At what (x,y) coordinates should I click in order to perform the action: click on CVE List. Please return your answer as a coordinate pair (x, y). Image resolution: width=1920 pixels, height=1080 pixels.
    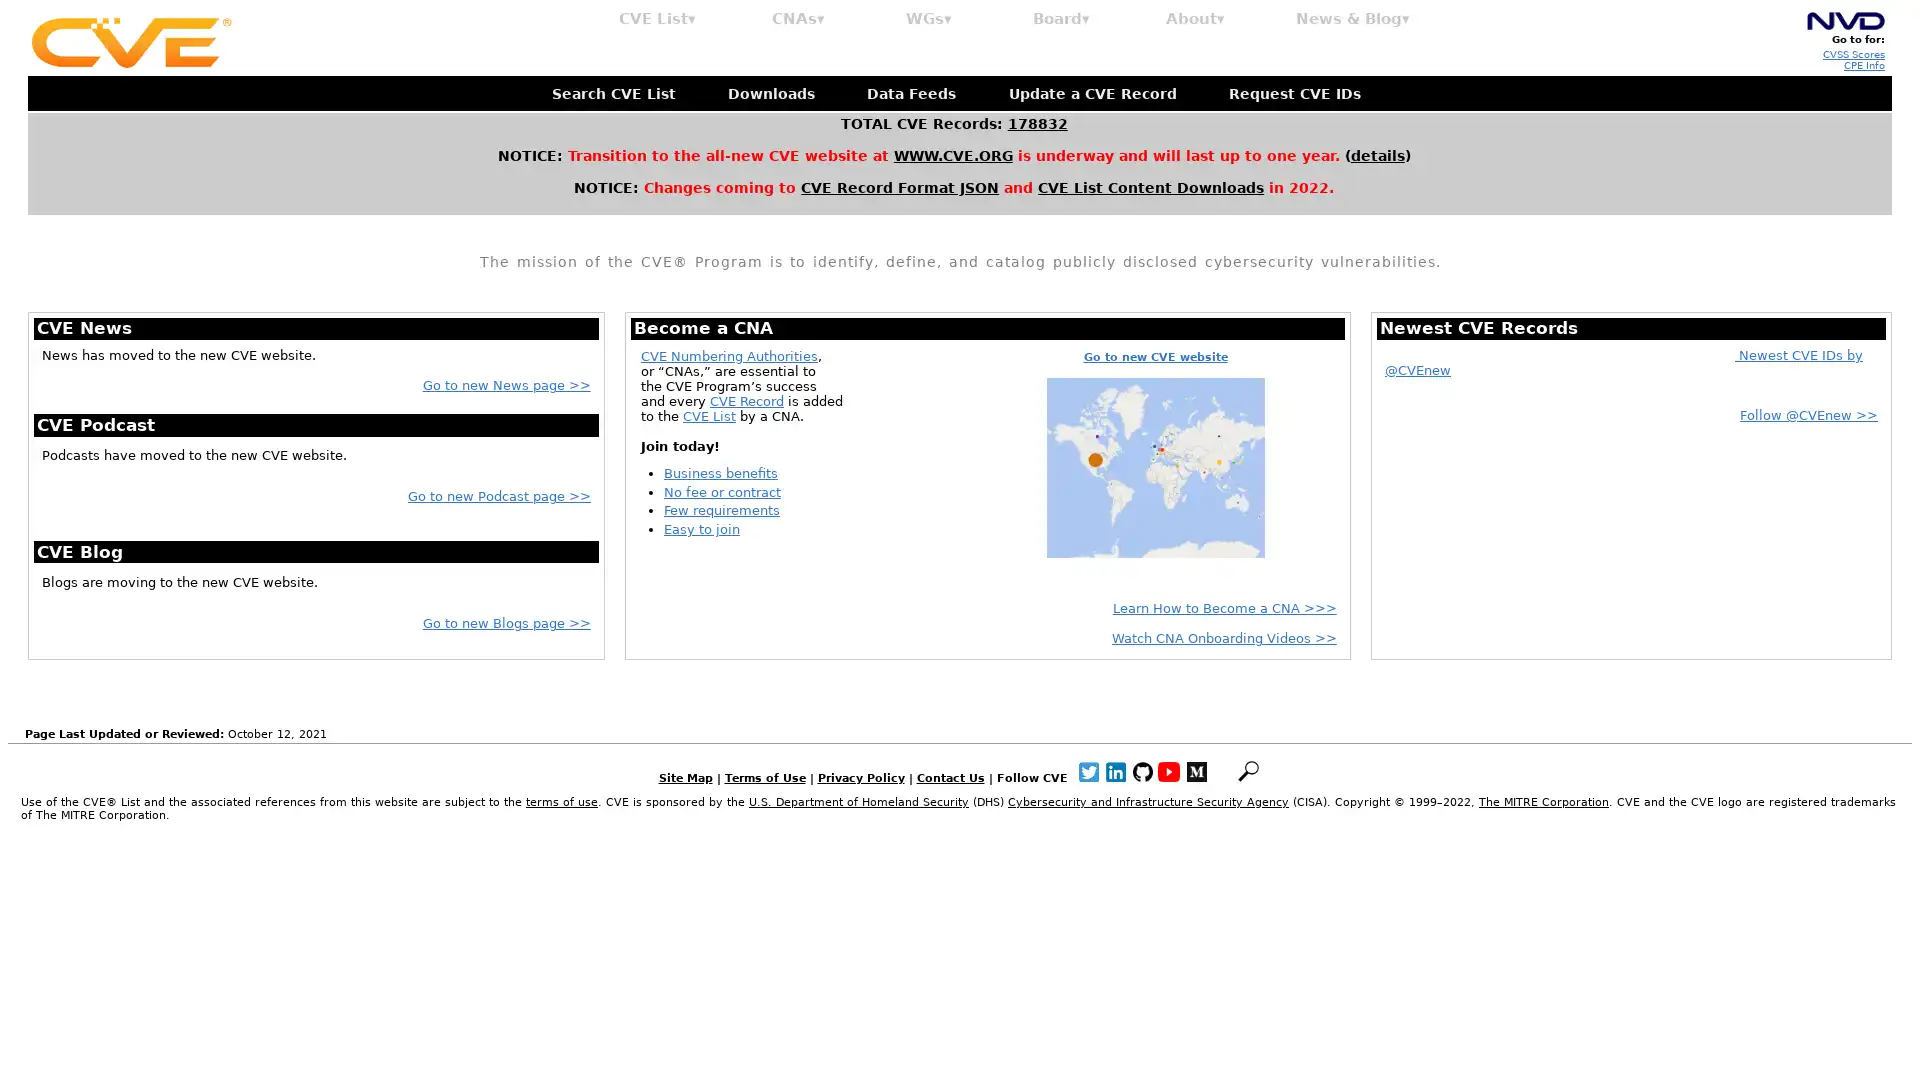
    Looking at the image, I should click on (657, 19).